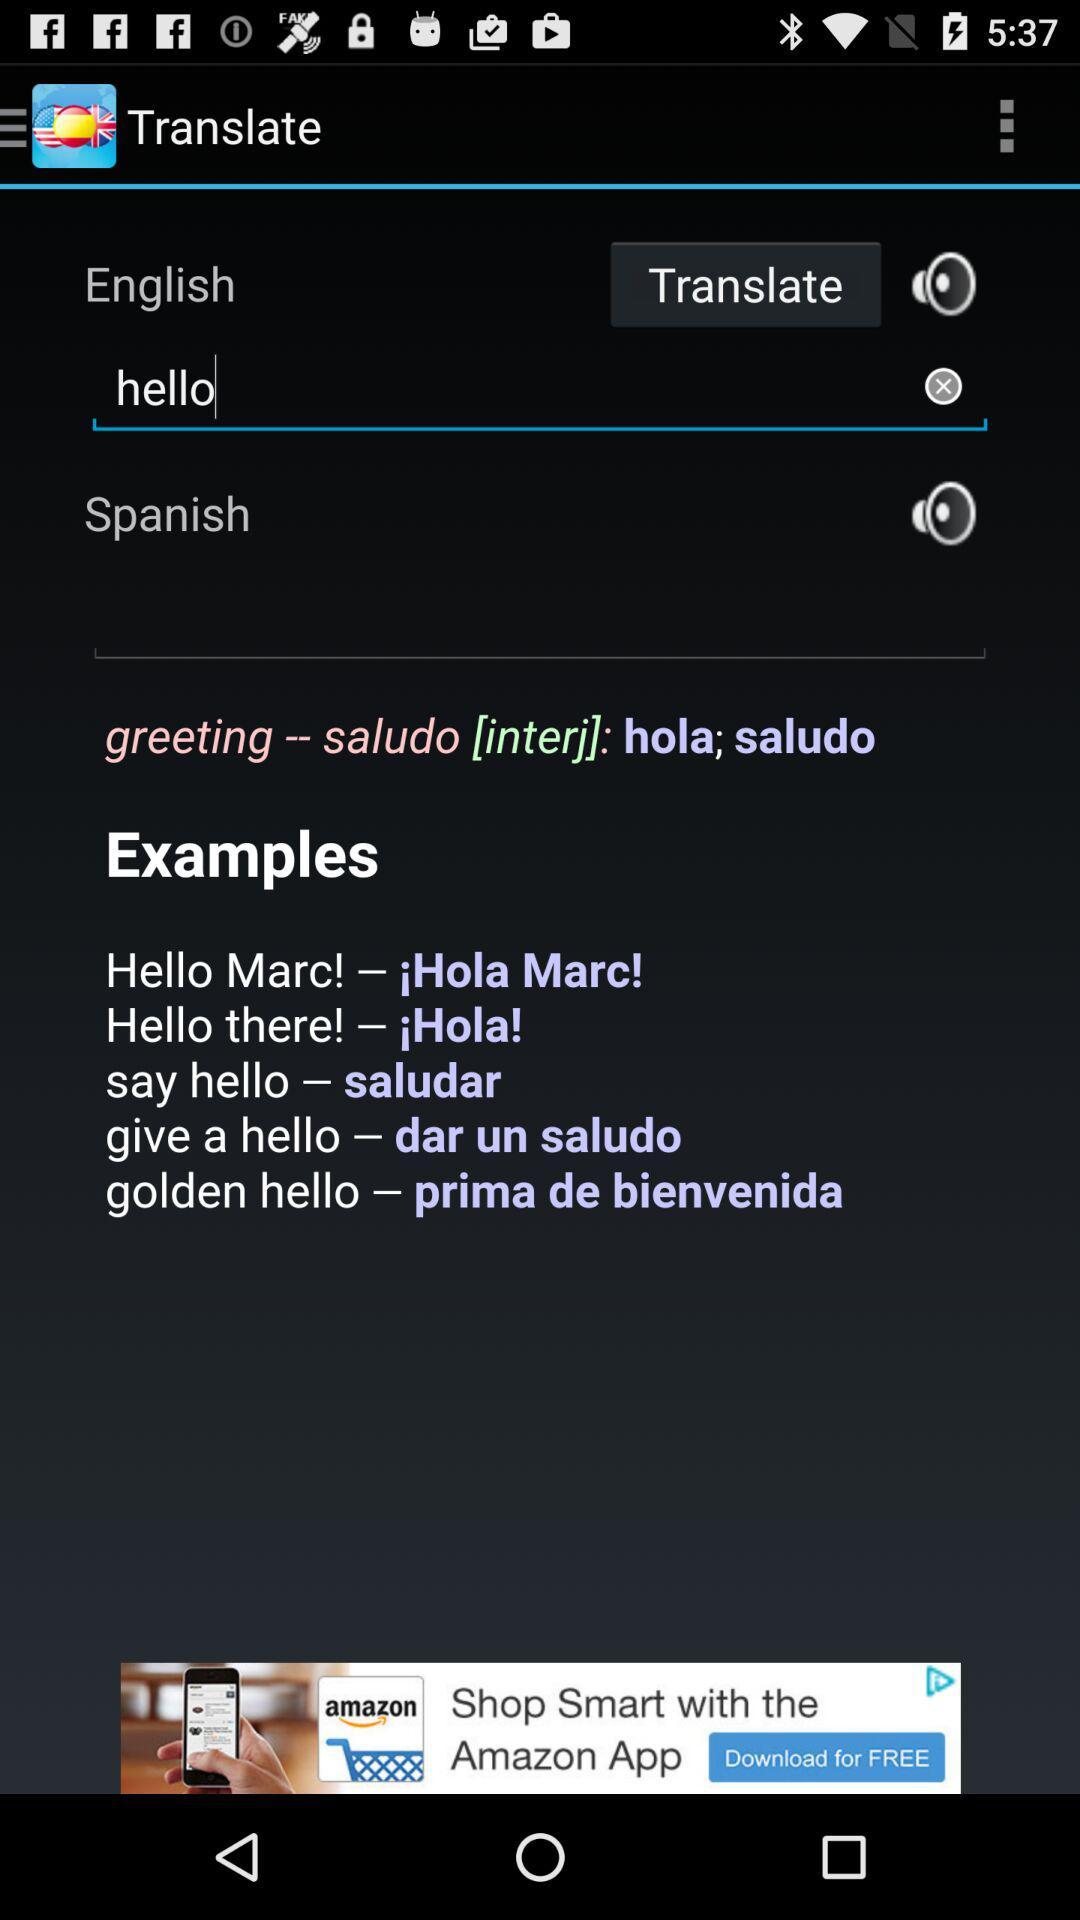  What do you see at coordinates (540, 616) in the screenshot?
I see `open text area` at bounding box center [540, 616].